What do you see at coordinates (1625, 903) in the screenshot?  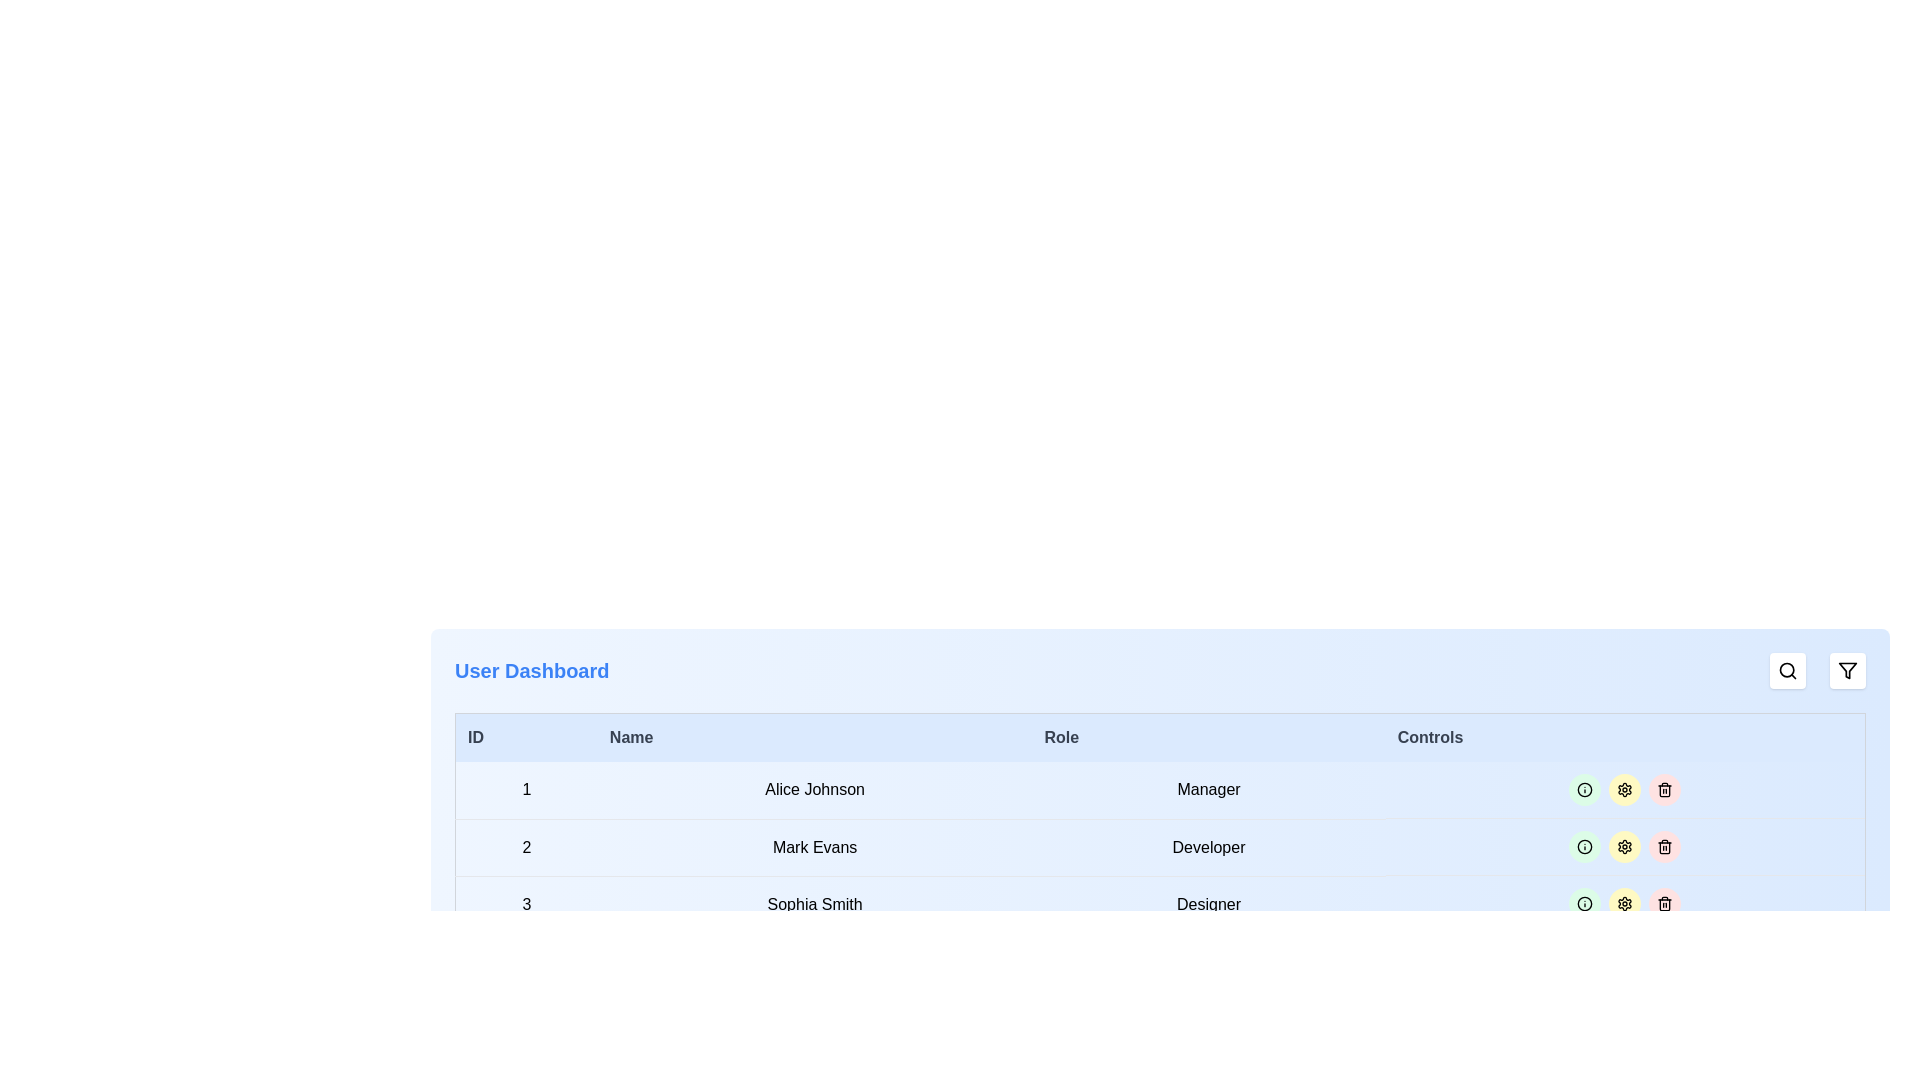 I see `the 'Settings' icon located in the bottom-most row of the user dashboard table, specifically the second icon from the left in the 'Controls' column` at bounding box center [1625, 903].